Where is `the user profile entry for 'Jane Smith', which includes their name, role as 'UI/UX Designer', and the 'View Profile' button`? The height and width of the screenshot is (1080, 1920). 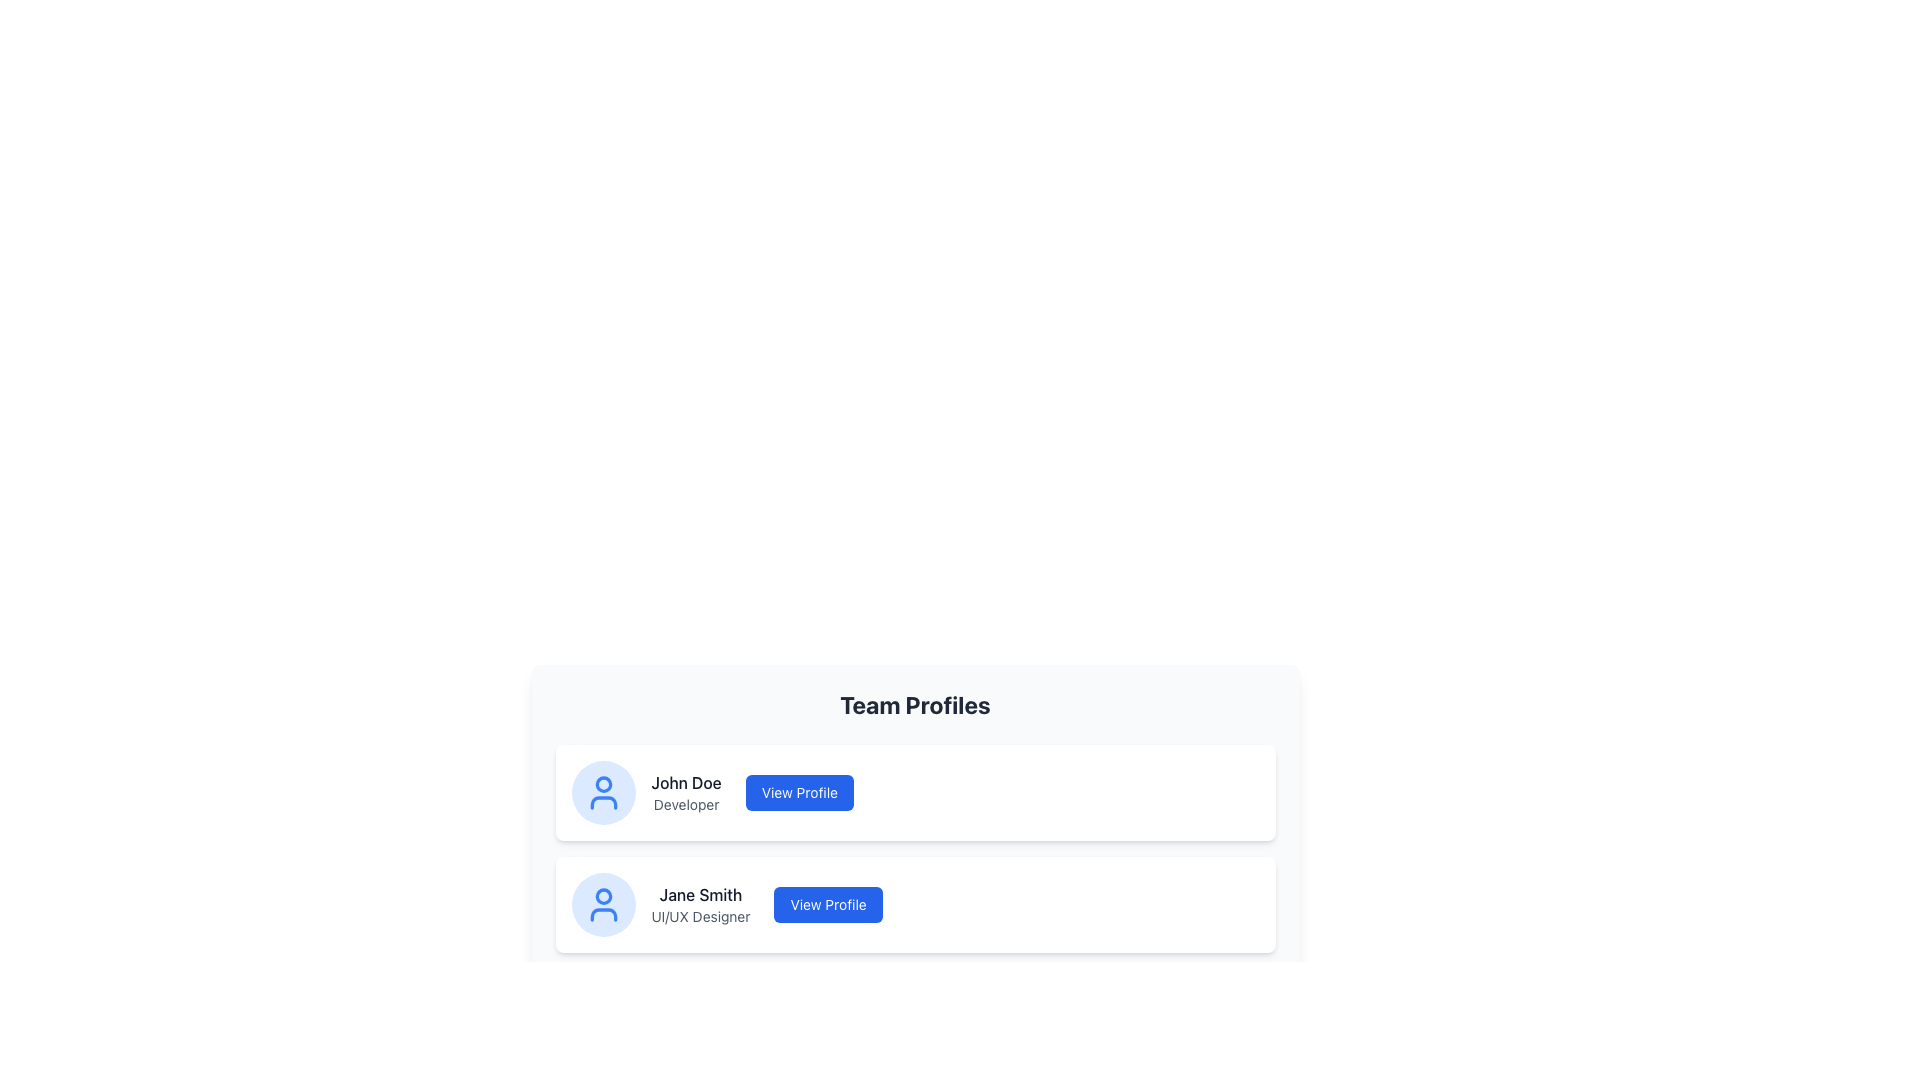 the user profile entry for 'Jane Smith', which includes their name, role as 'UI/UX Designer', and the 'View Profile' button is located at coordinates (914, 905).